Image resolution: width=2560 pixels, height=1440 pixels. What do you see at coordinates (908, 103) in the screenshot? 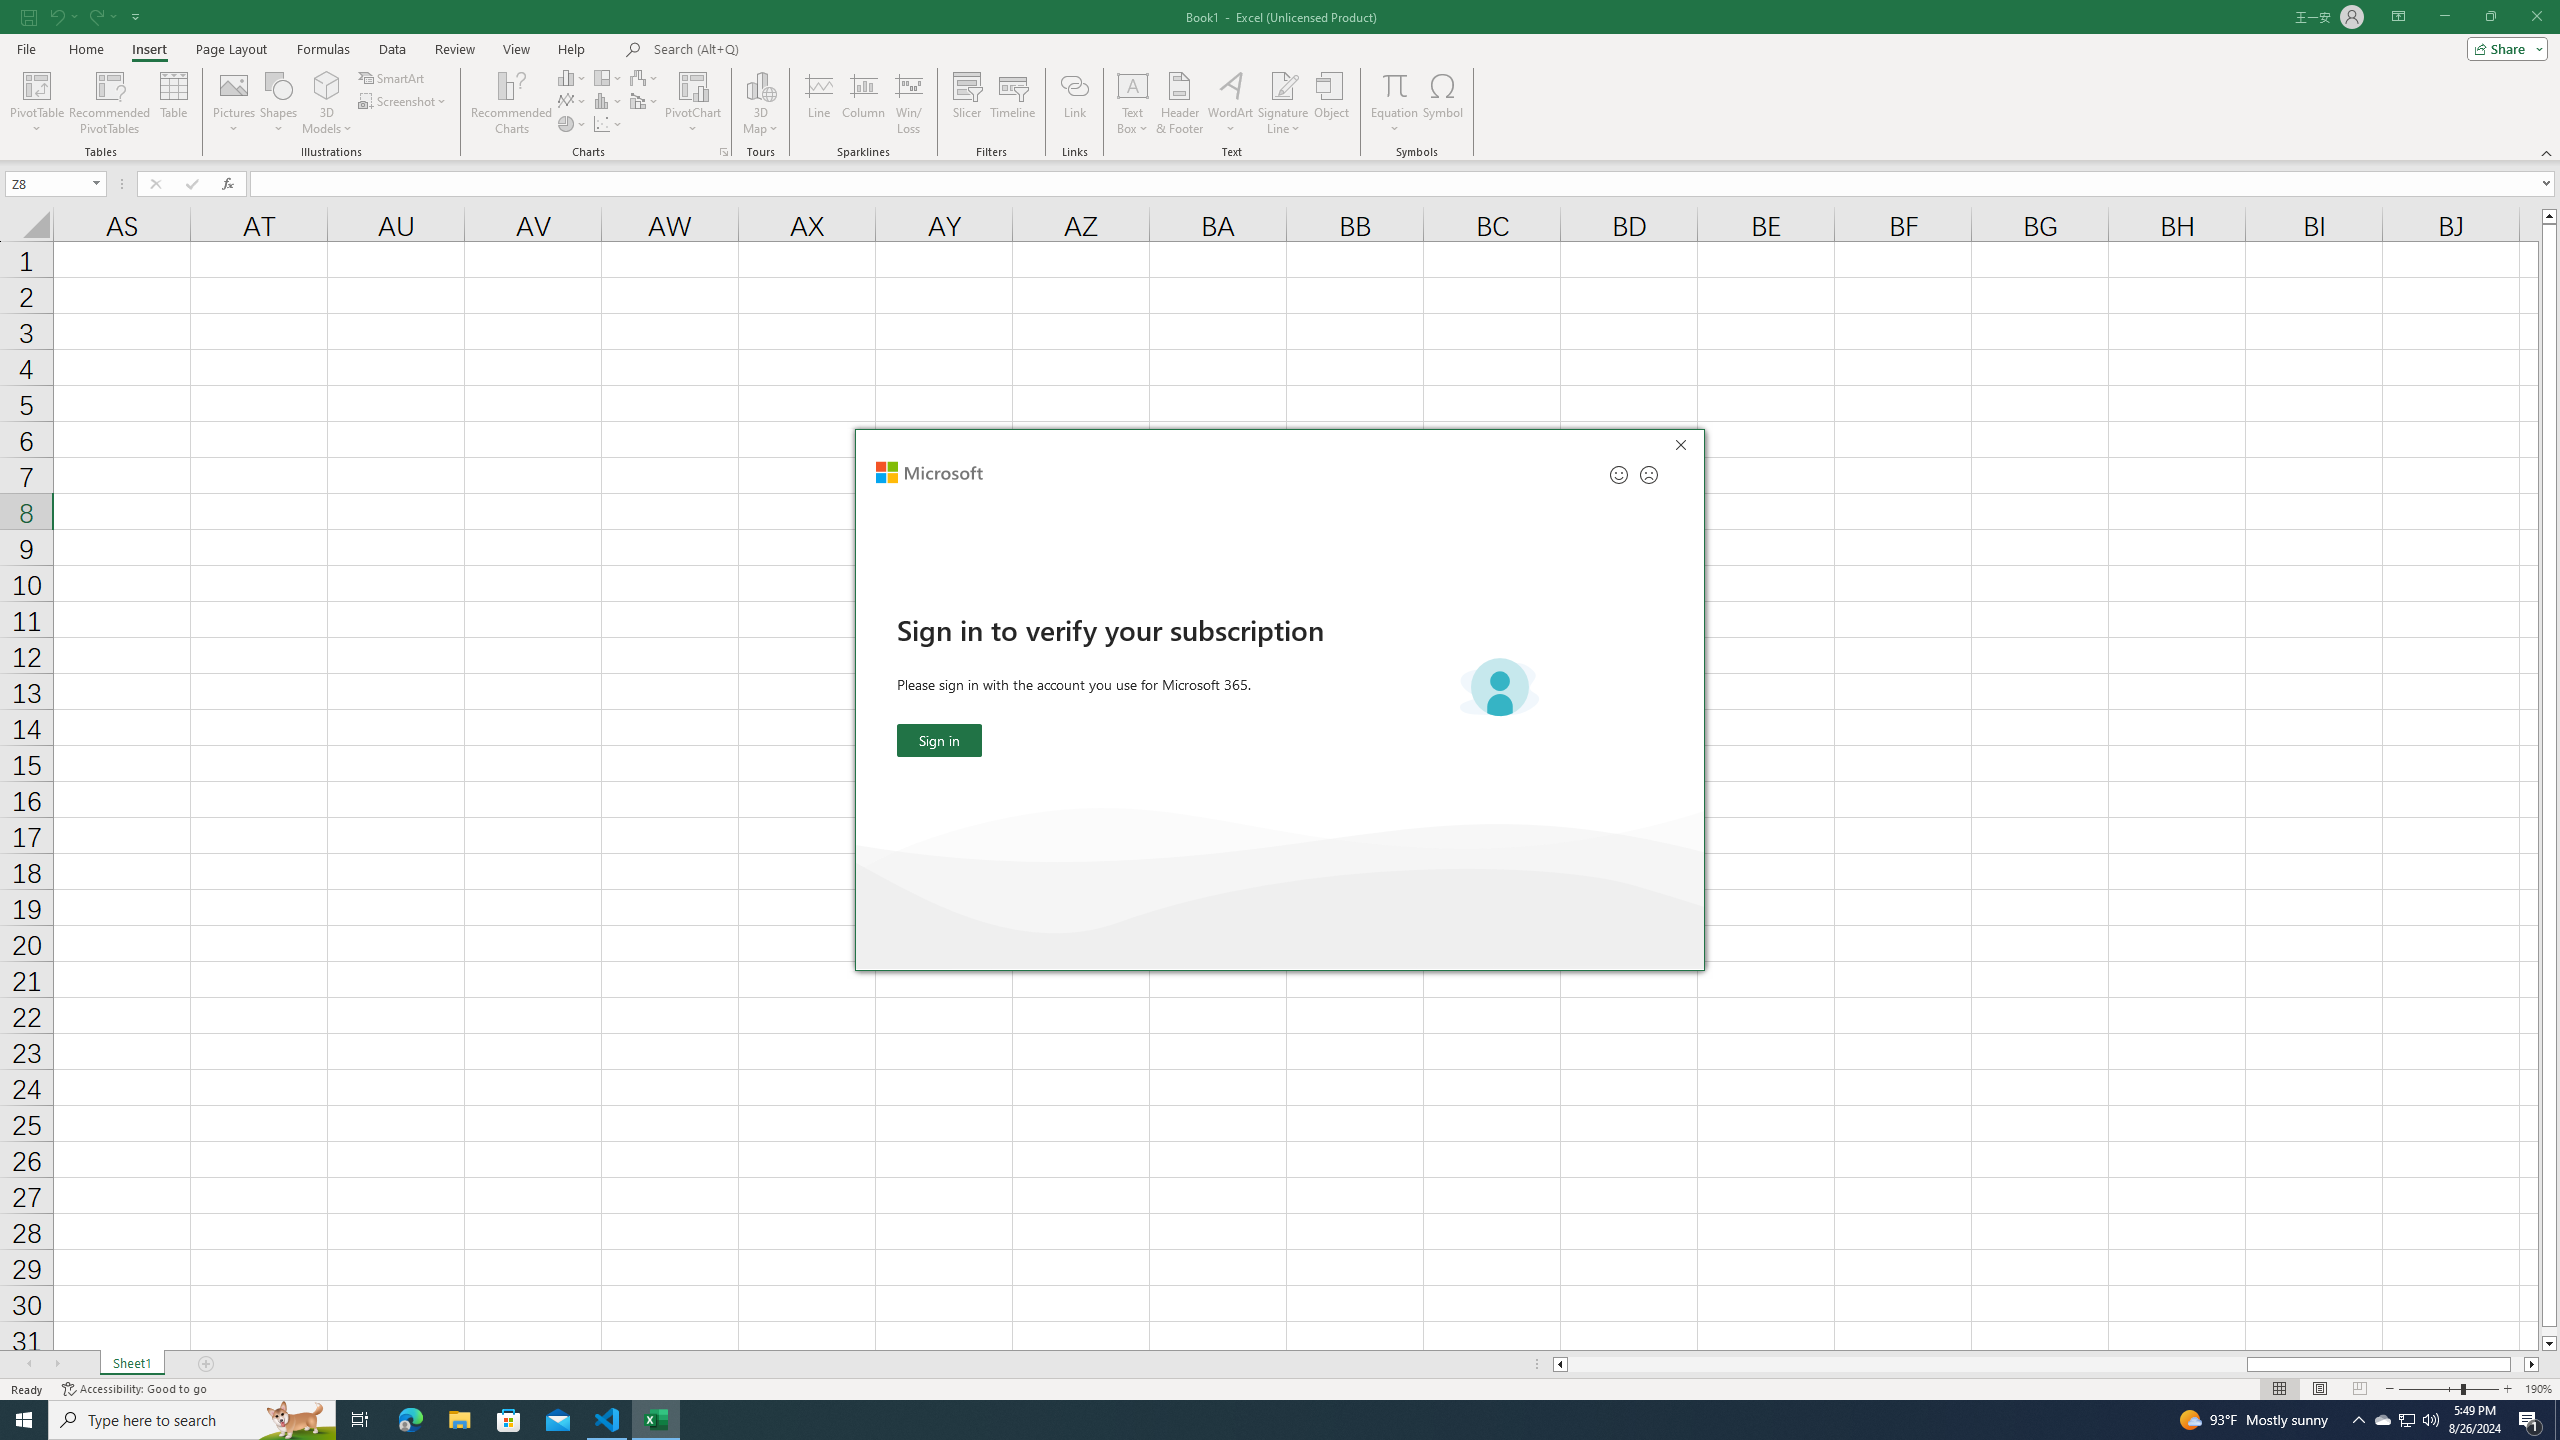
I see `'Win/Loss'` at bounding box center [908, 103].